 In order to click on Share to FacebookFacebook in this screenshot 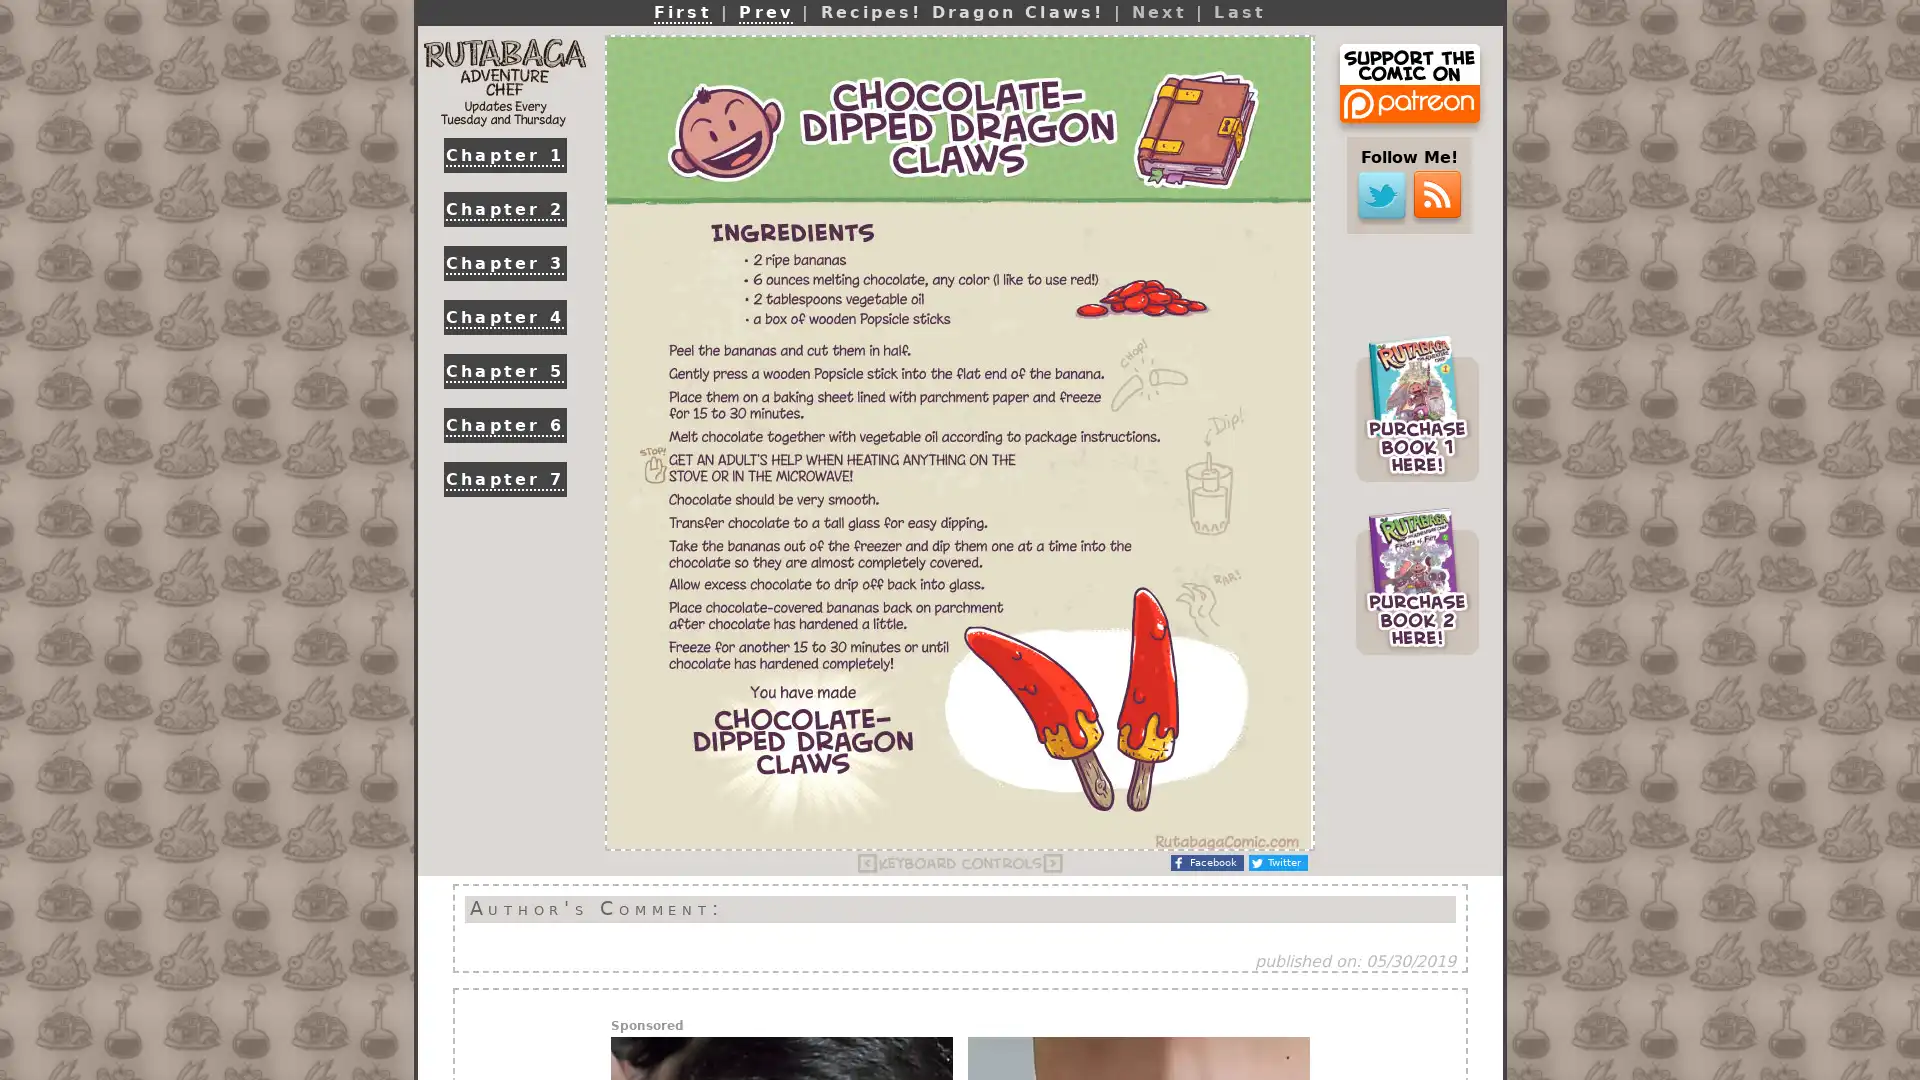, I will do `click(1206, 862)`.